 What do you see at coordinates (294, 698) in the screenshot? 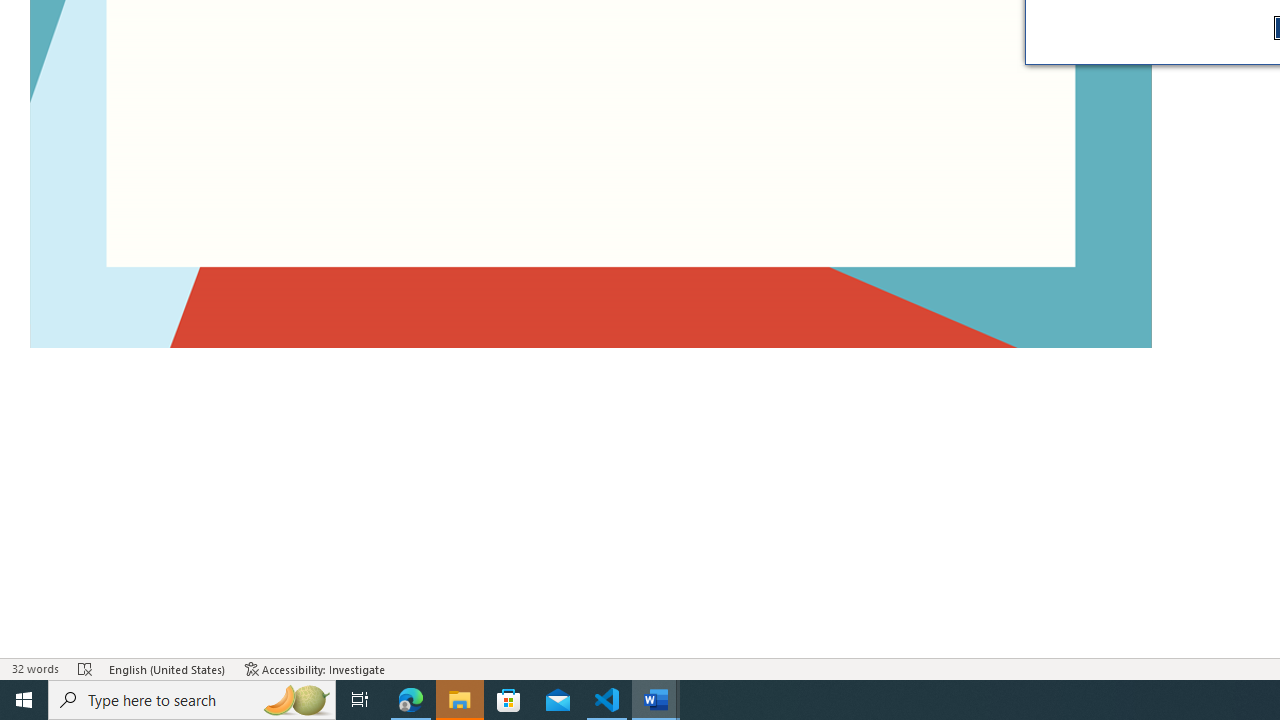
I see `'Search highlights icon opens search home window'` at bounding box center [294, 698].